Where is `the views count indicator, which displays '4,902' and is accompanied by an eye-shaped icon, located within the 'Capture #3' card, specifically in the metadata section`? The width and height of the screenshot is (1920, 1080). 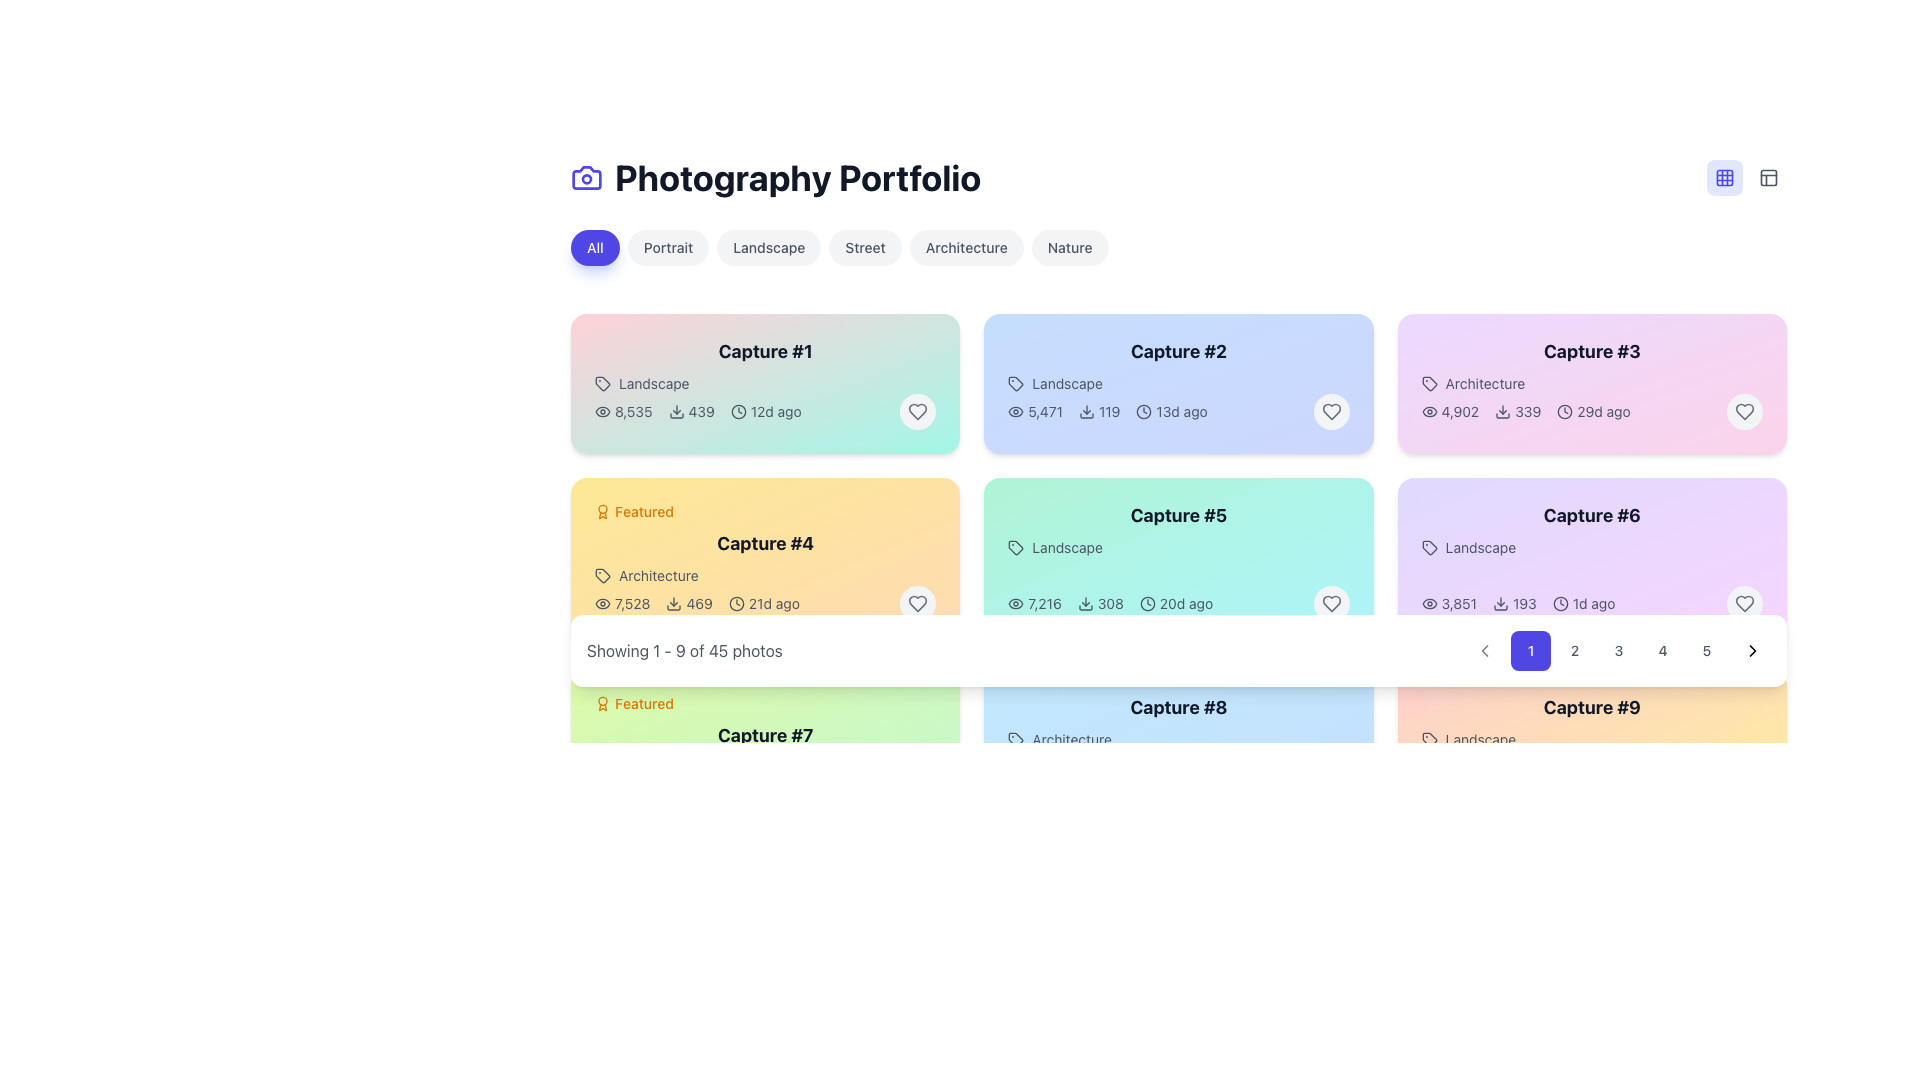 the views count indicator, which displays '4,902' and is accompanied by an eye-shaped icon, located within the 'Capture #3' card, specifically in the metadata section is located at coordinates (1450, 411).